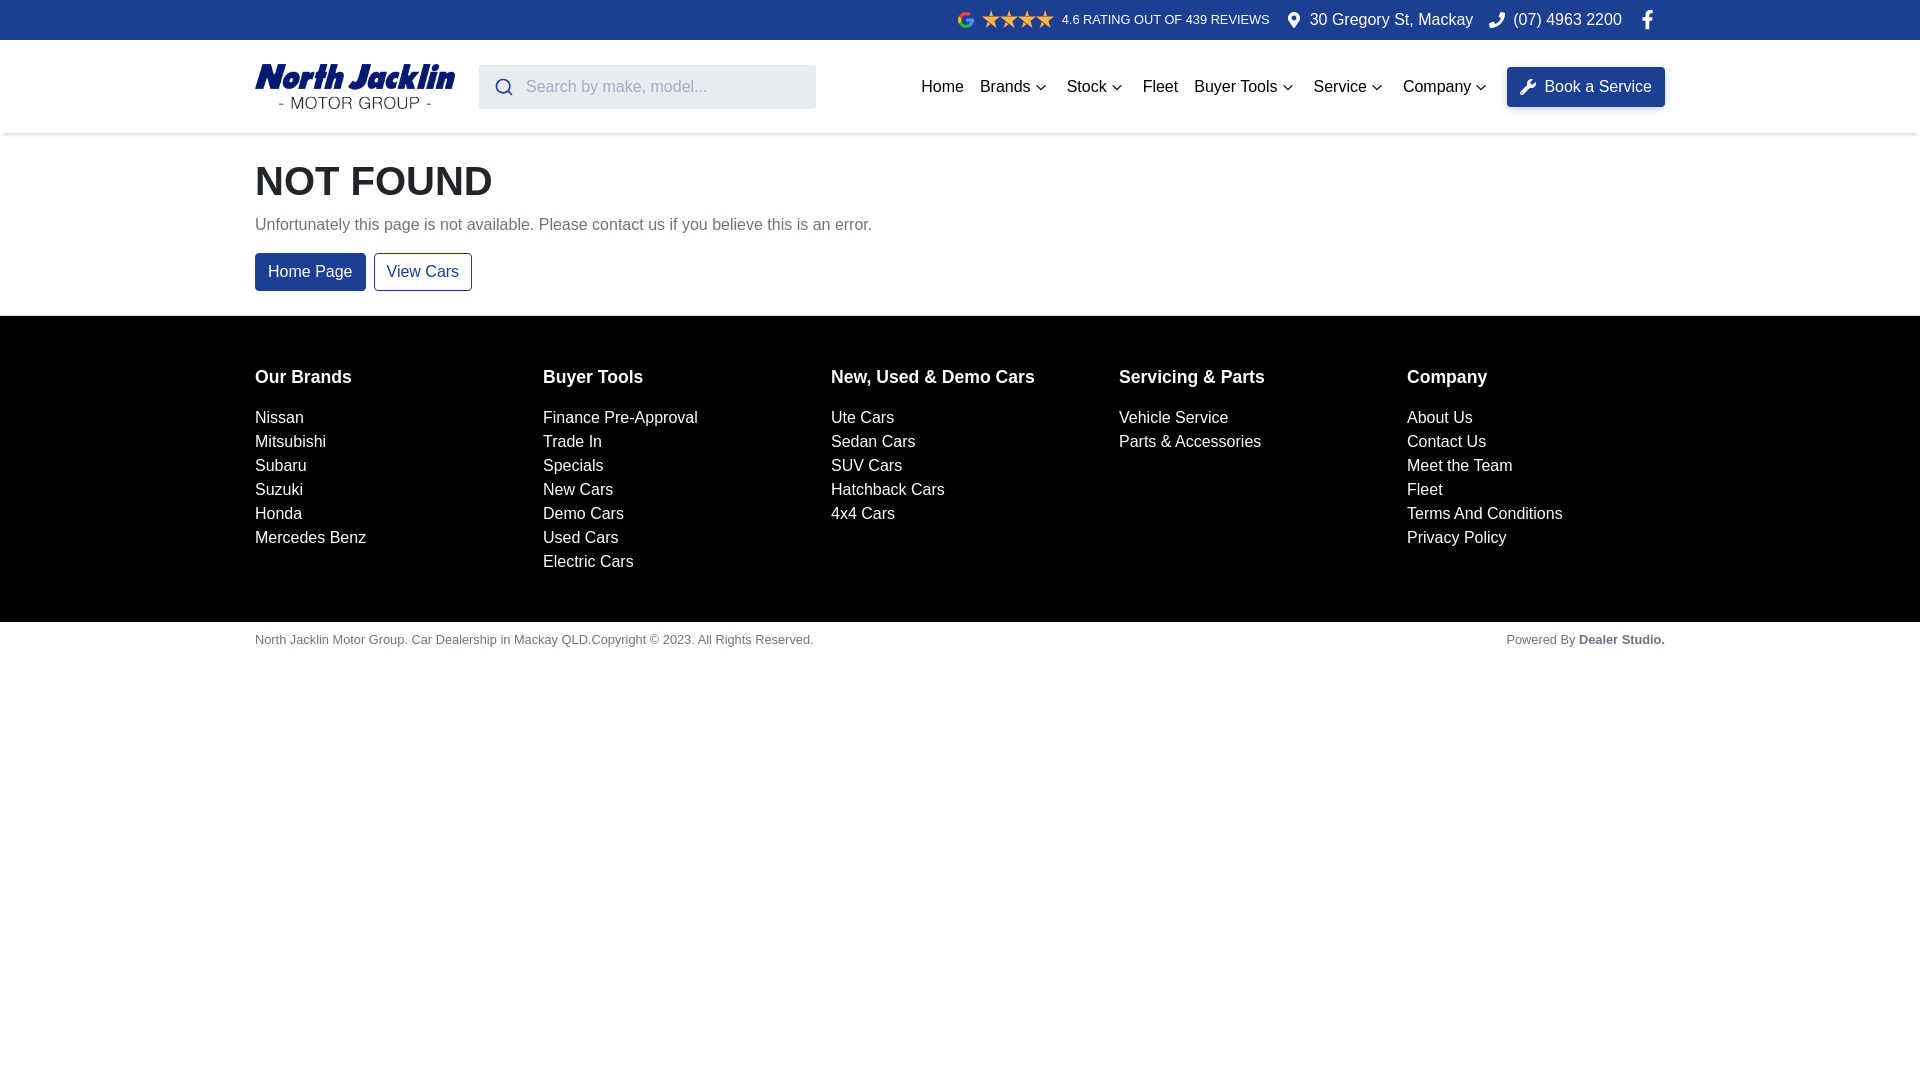 This screenshot has width=1920, height=1080. What do you see at coordinates (1350, 84) in the screenshot?
I see `'Service'` at bounding box center [1350, 84].